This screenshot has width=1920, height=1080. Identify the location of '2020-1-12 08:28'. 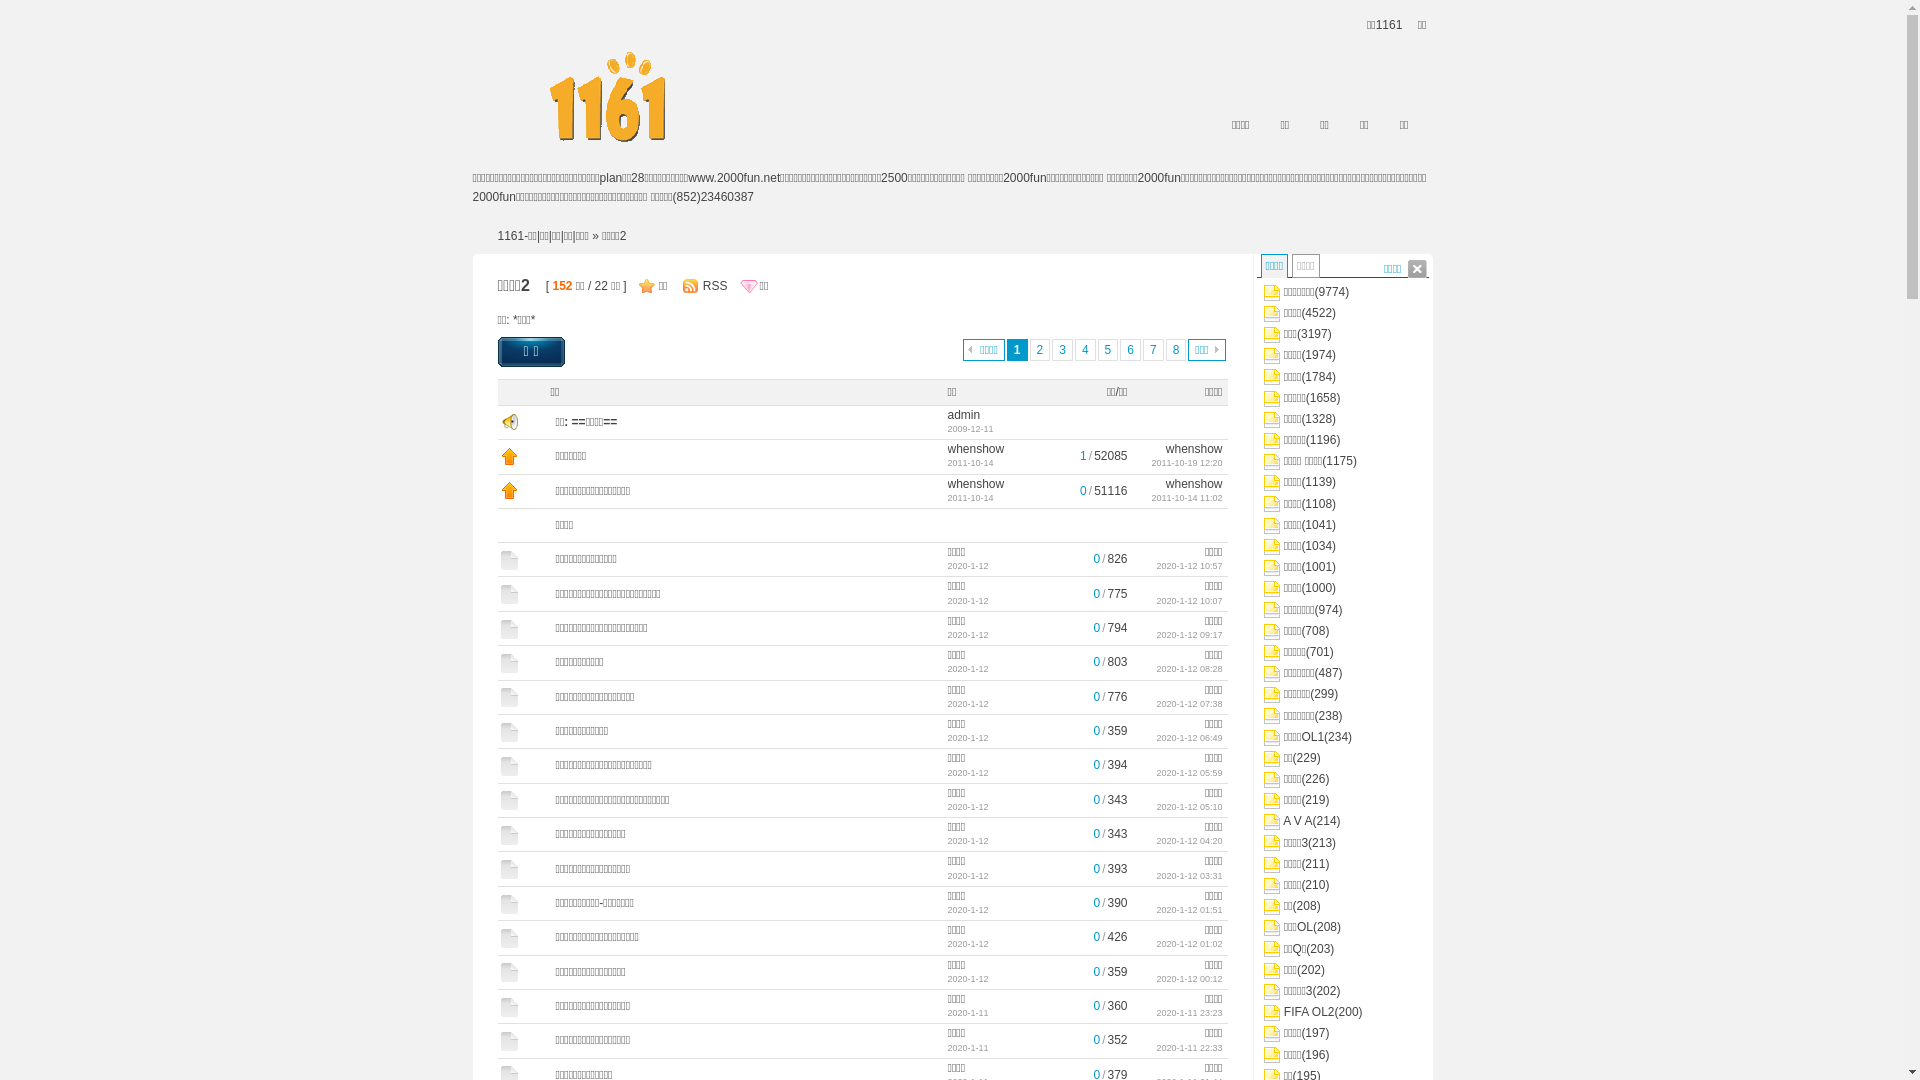
(1189, 668).